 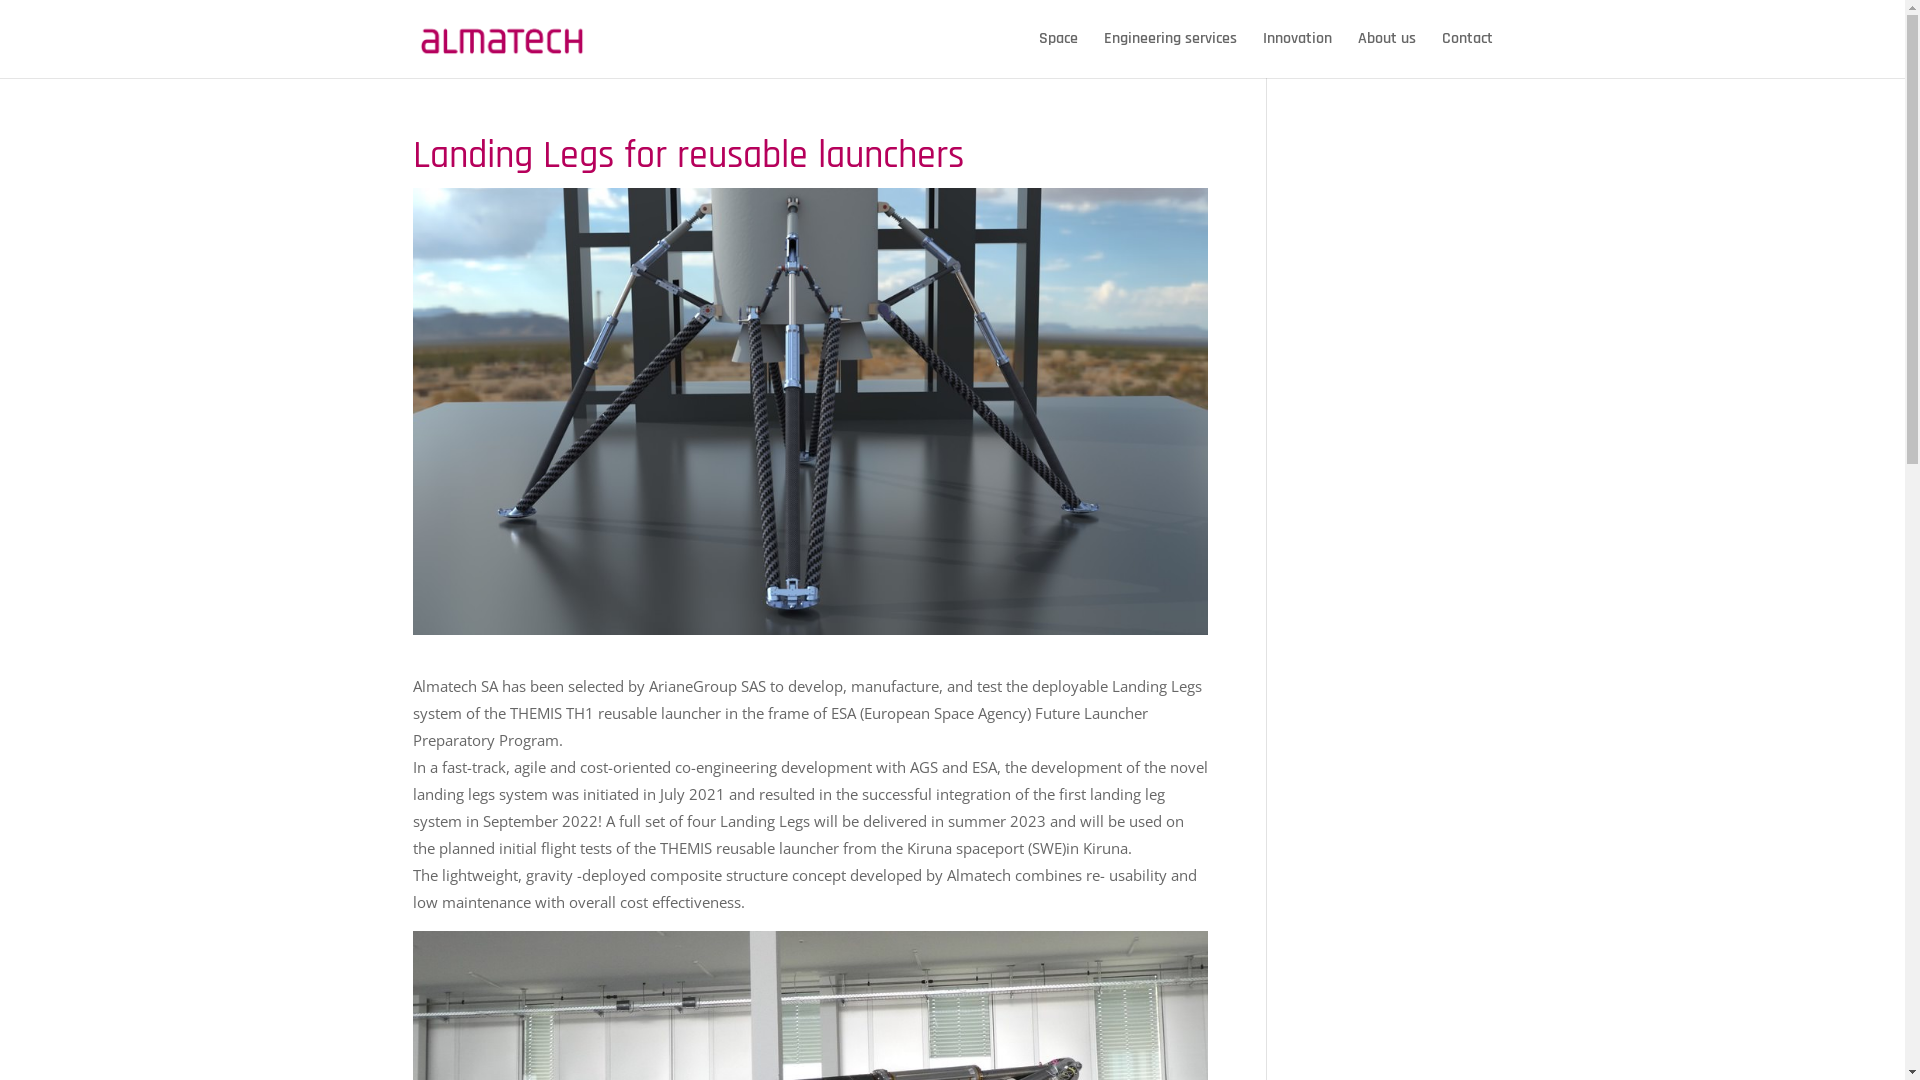 What do you see at coordinates (1296, 53) in the screenshot?
I see `'Innovation'` at bounding box center [1296, 53].